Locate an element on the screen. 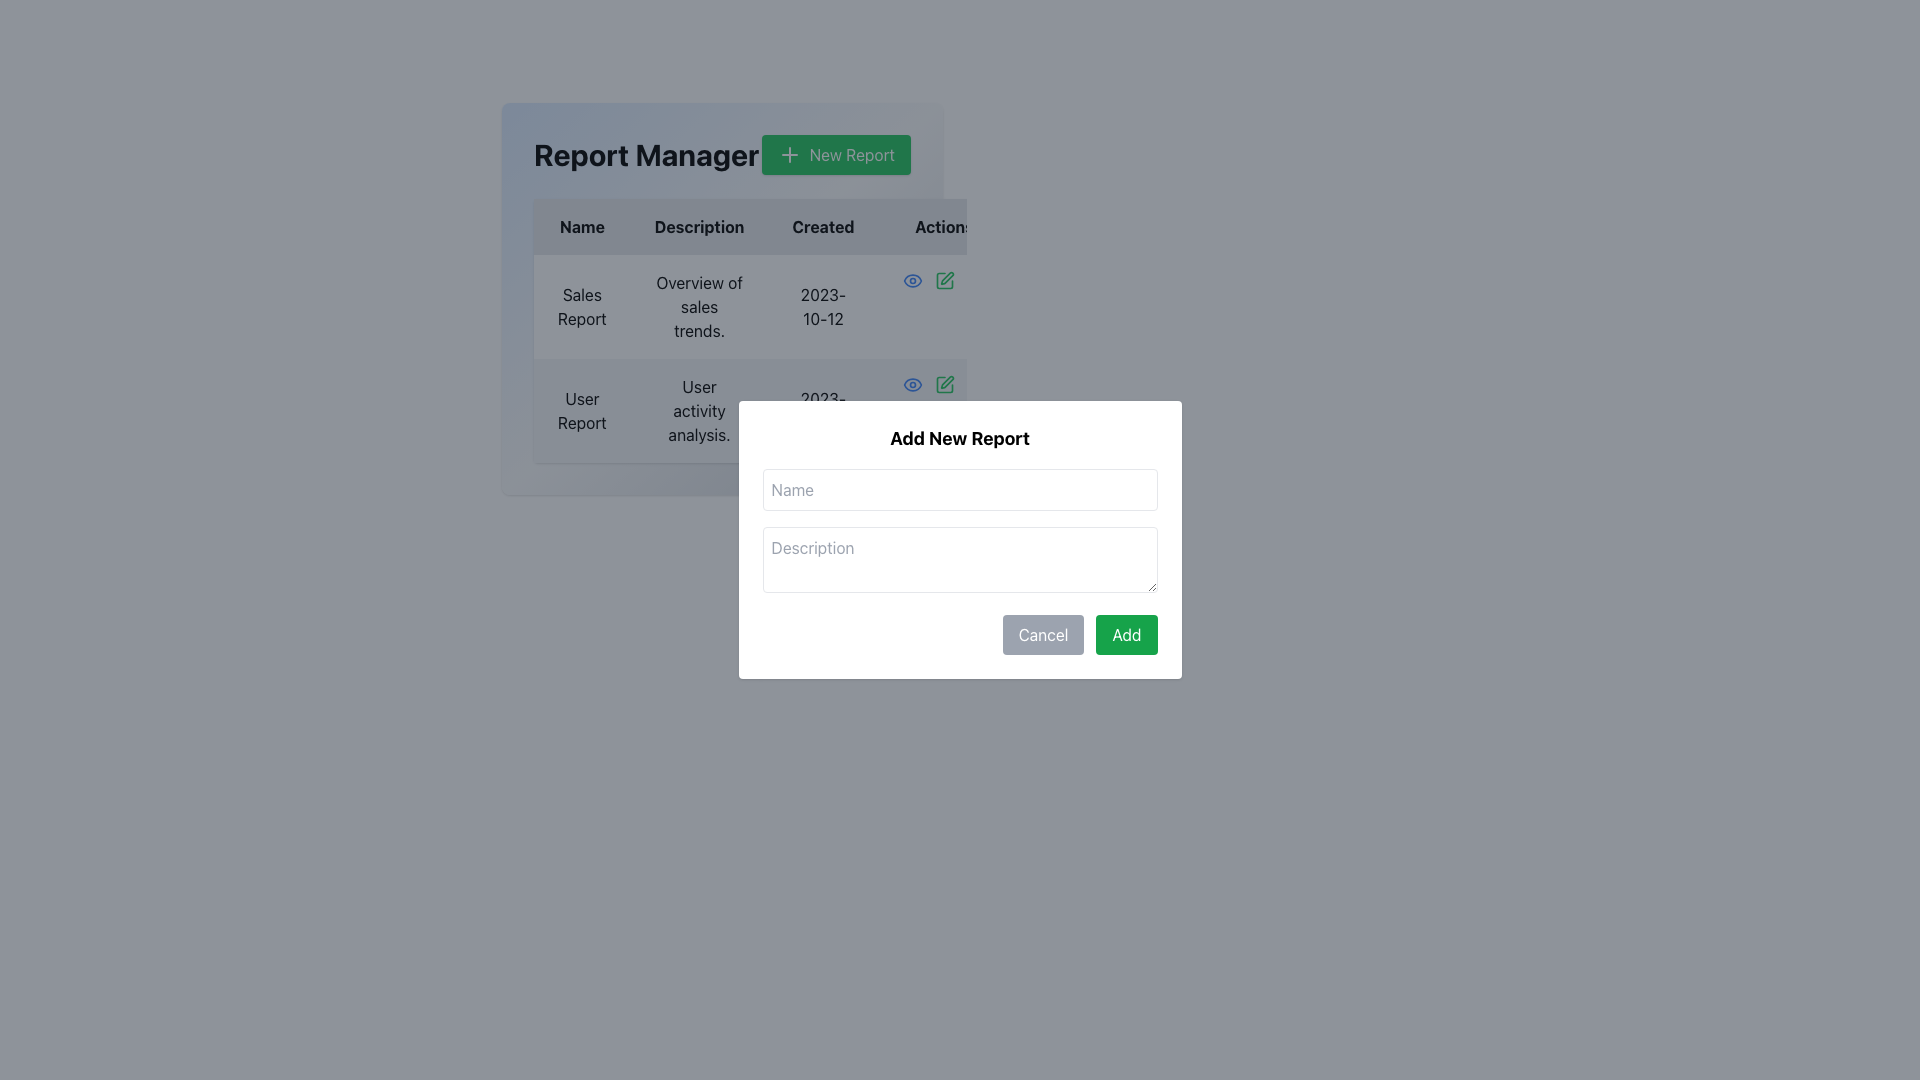  the green pen icon styled button in the 'Actions' column of the second row for 'User Report' is located at coordinates (943, 385).